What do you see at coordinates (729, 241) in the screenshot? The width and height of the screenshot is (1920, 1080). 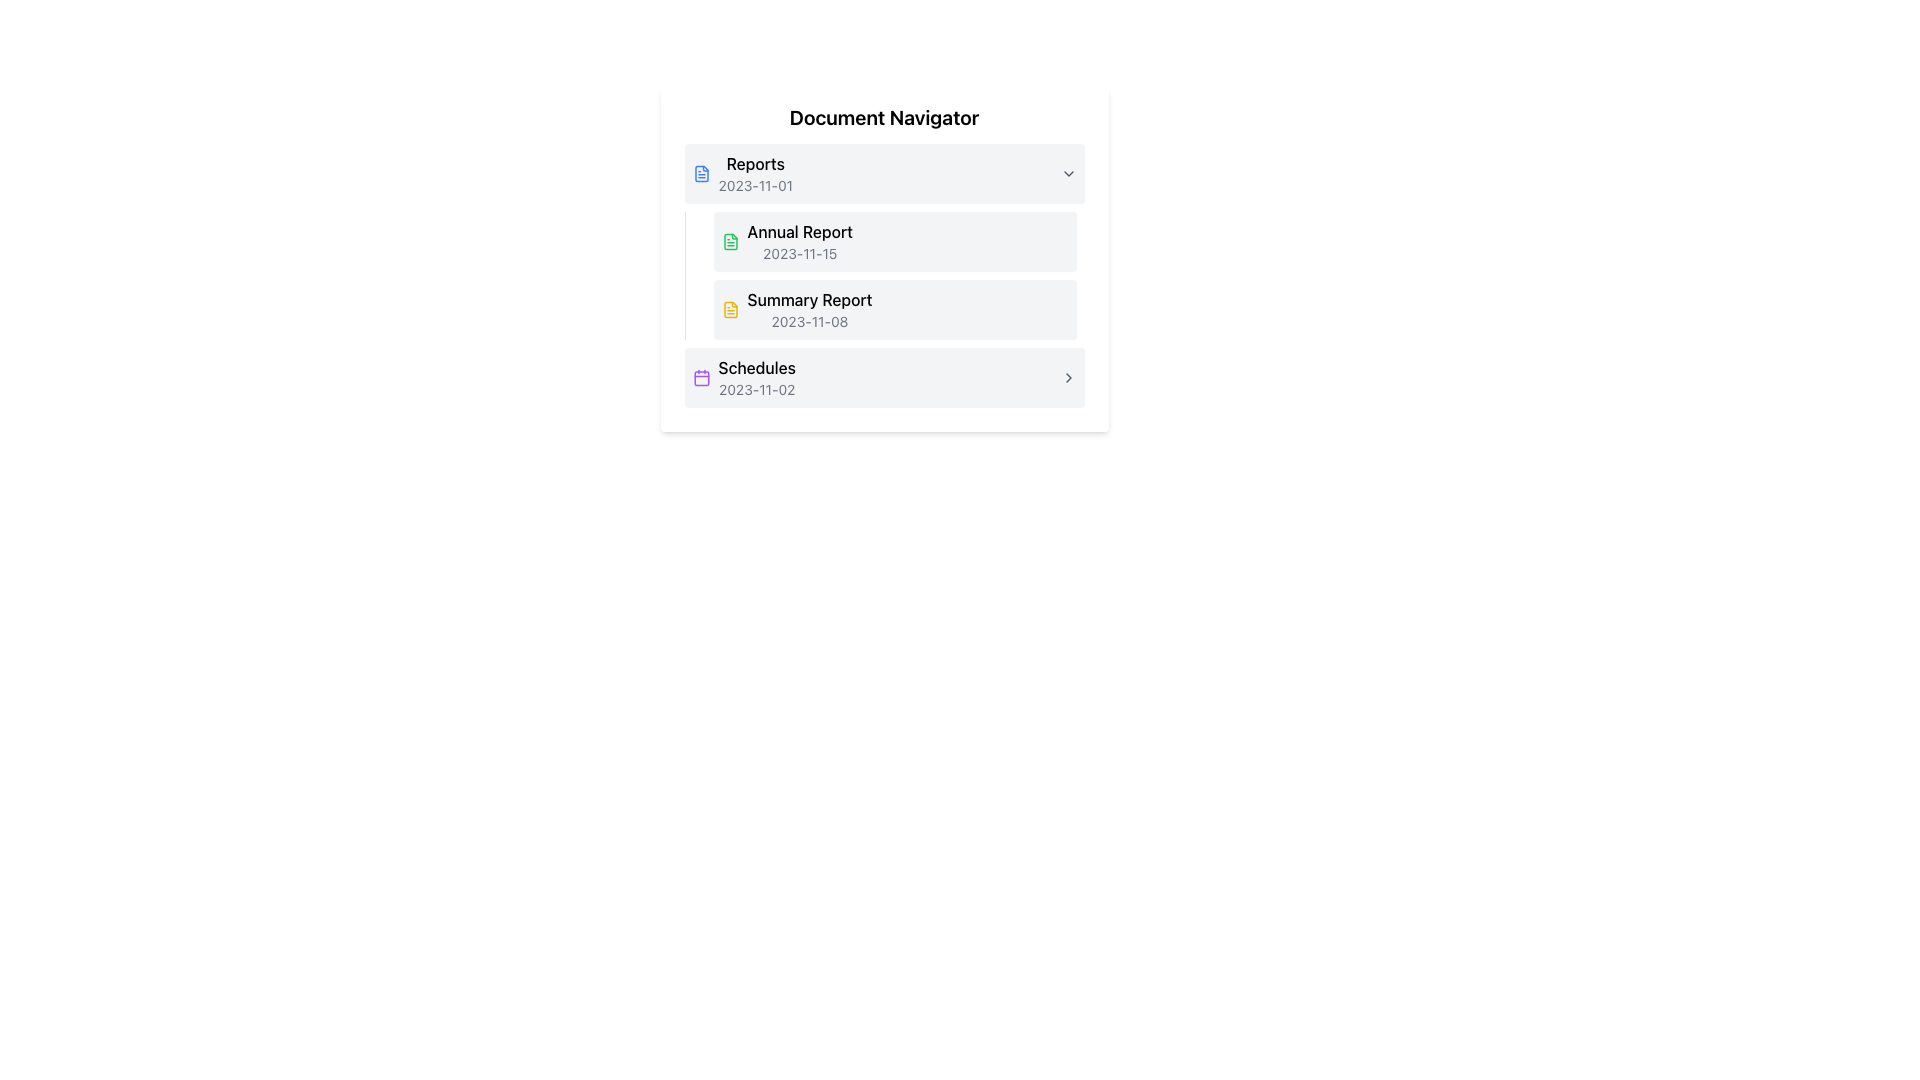 I see `the icon representing the 'Annual Report' document, located to the immediate left of the text 'Annual Report'` at bounding box center [729, 241].